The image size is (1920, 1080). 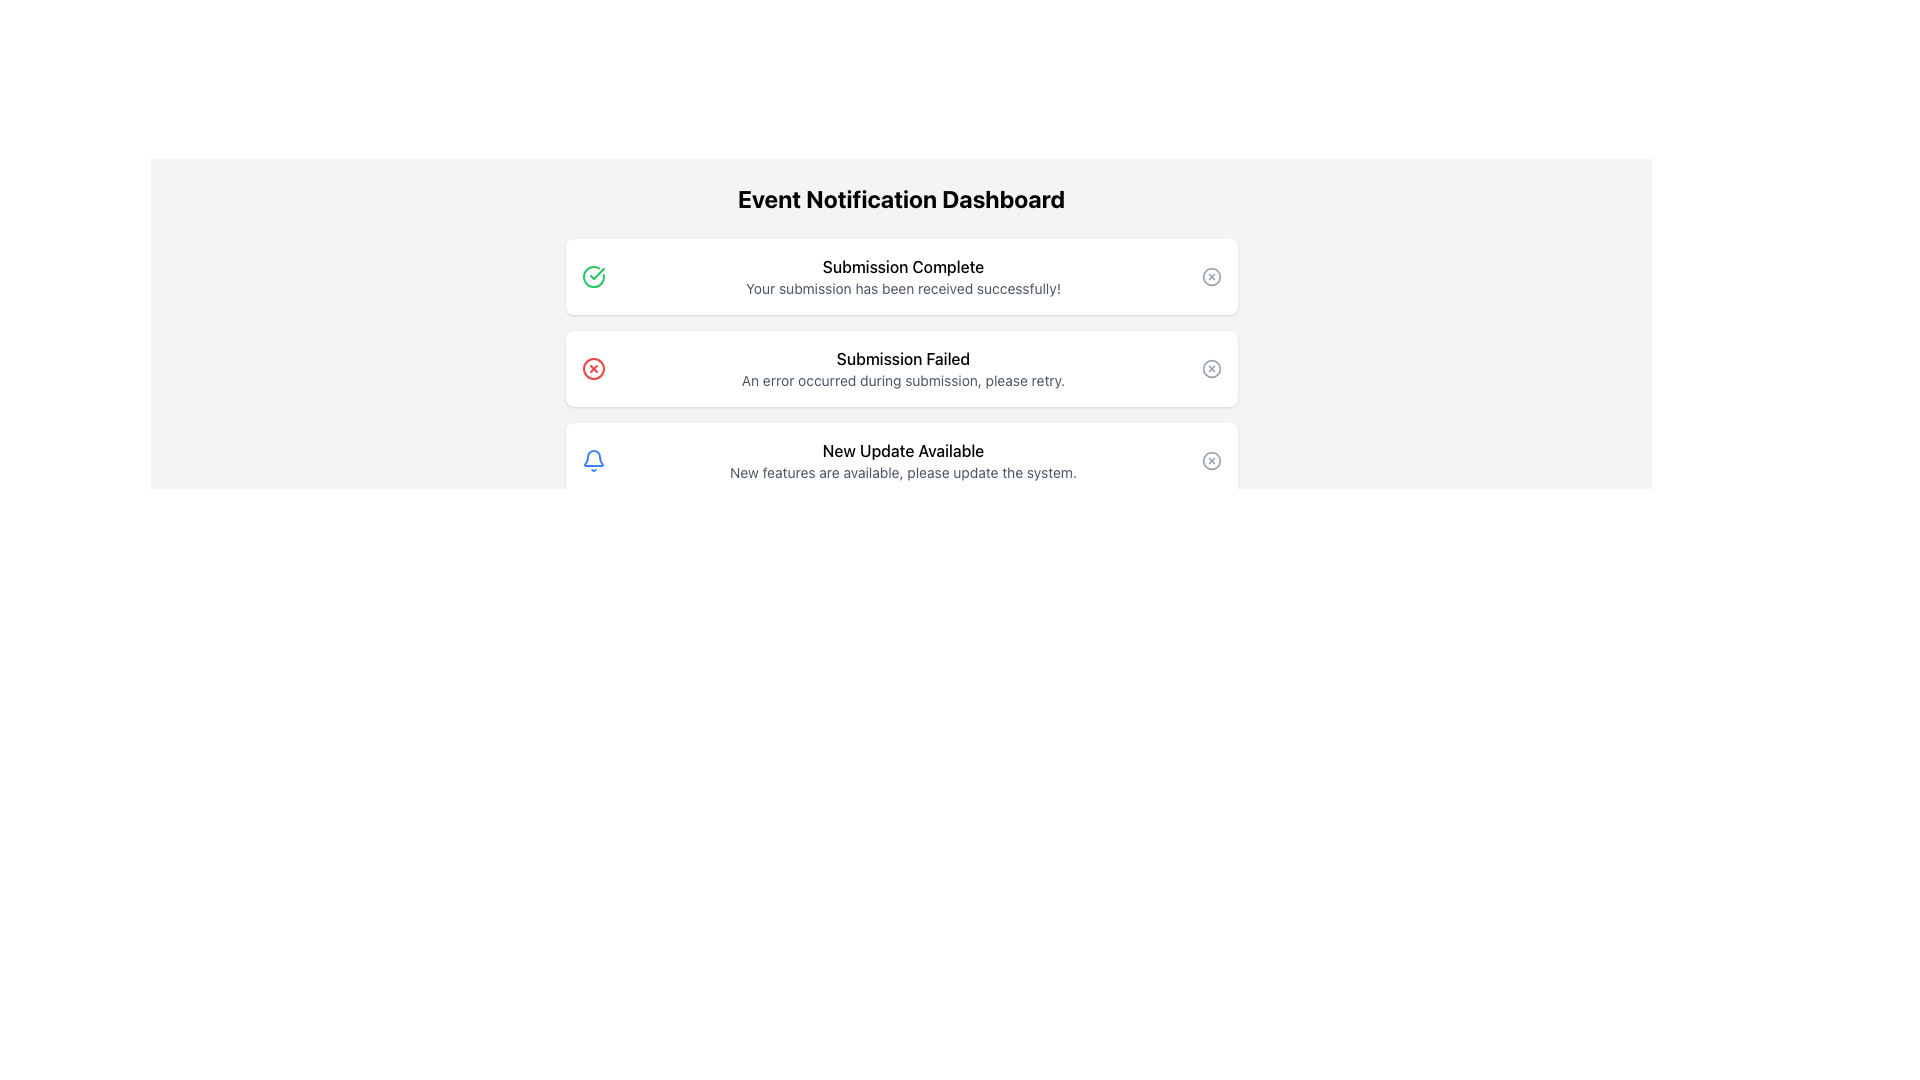 What do you see at coordinates (902, 289) in the screenshot?
I see `the static text label that states 'Your submission has been received successfully!', which is styled in gray and positioned below the bold 'Submission Complete' heading` at bounding box center [902, 289].